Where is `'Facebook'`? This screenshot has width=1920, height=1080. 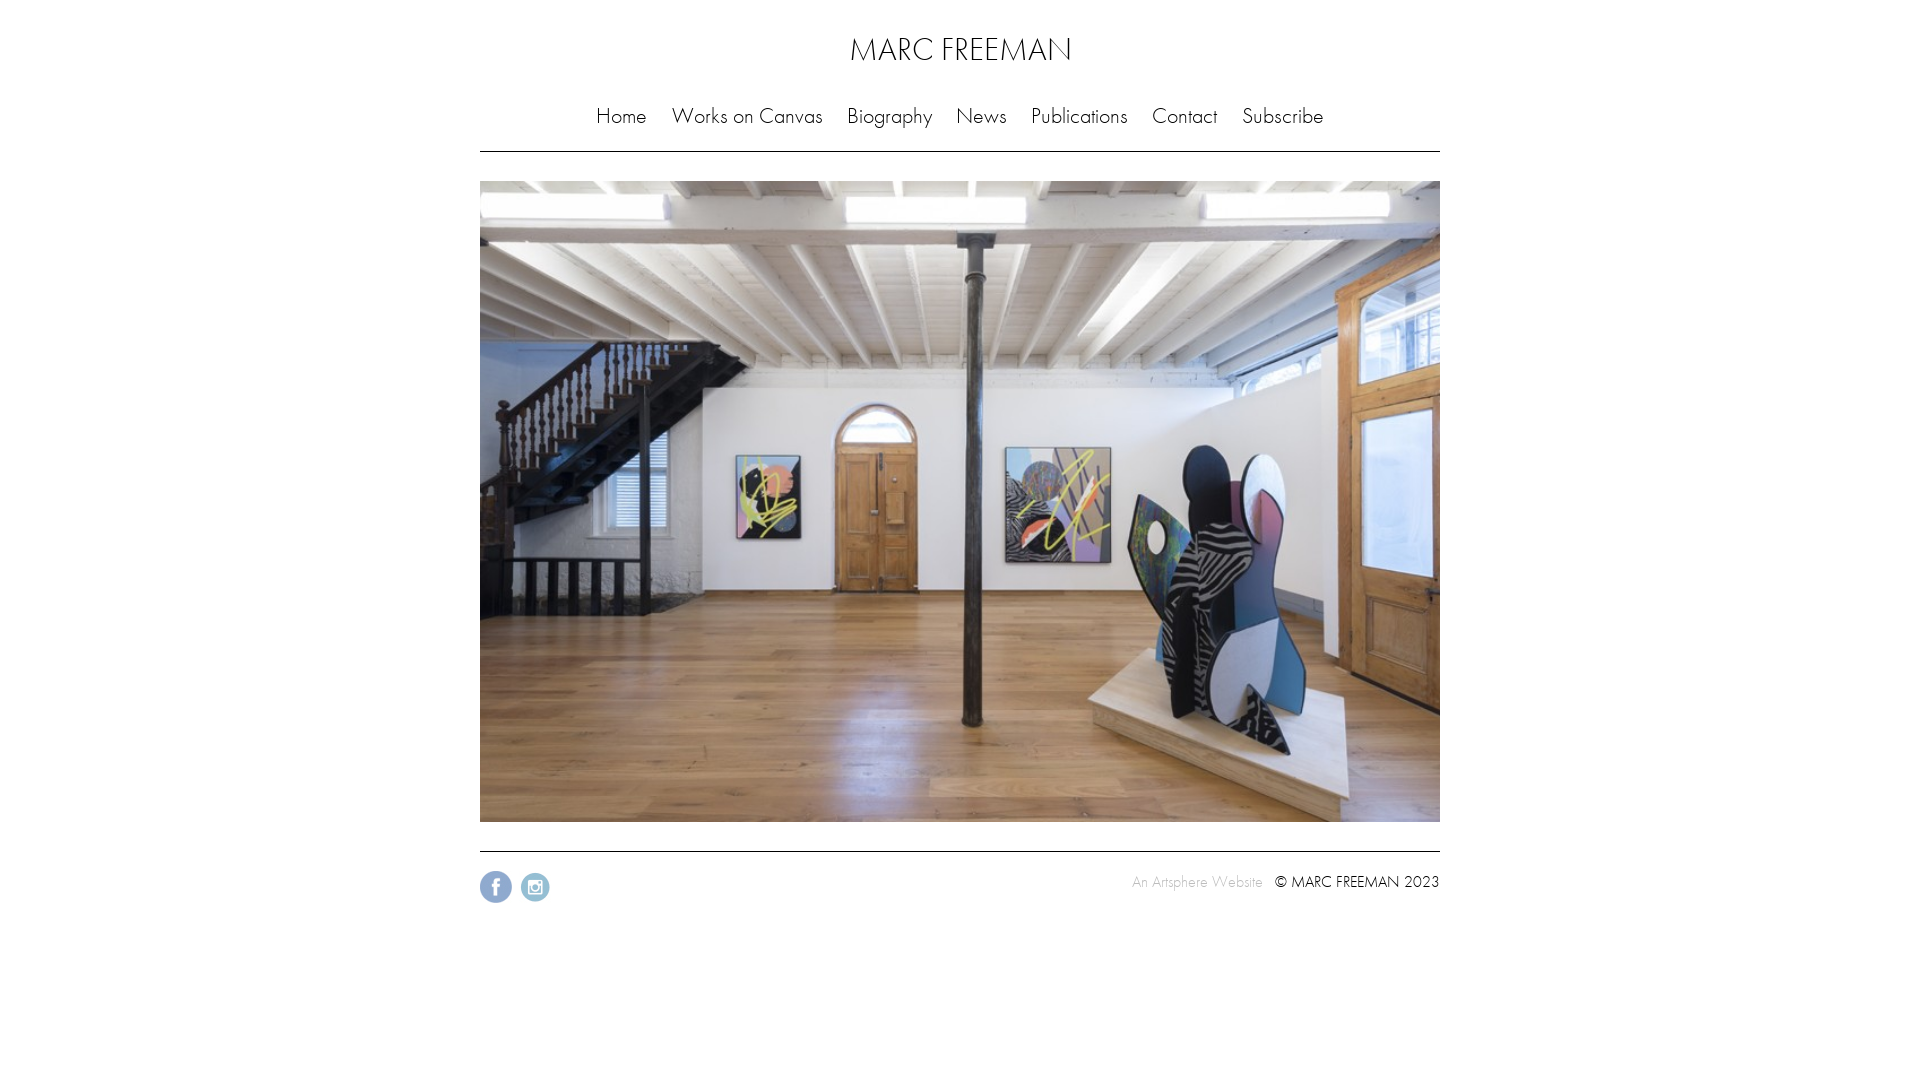
'Facebook' is located at coordinates (497, 901).